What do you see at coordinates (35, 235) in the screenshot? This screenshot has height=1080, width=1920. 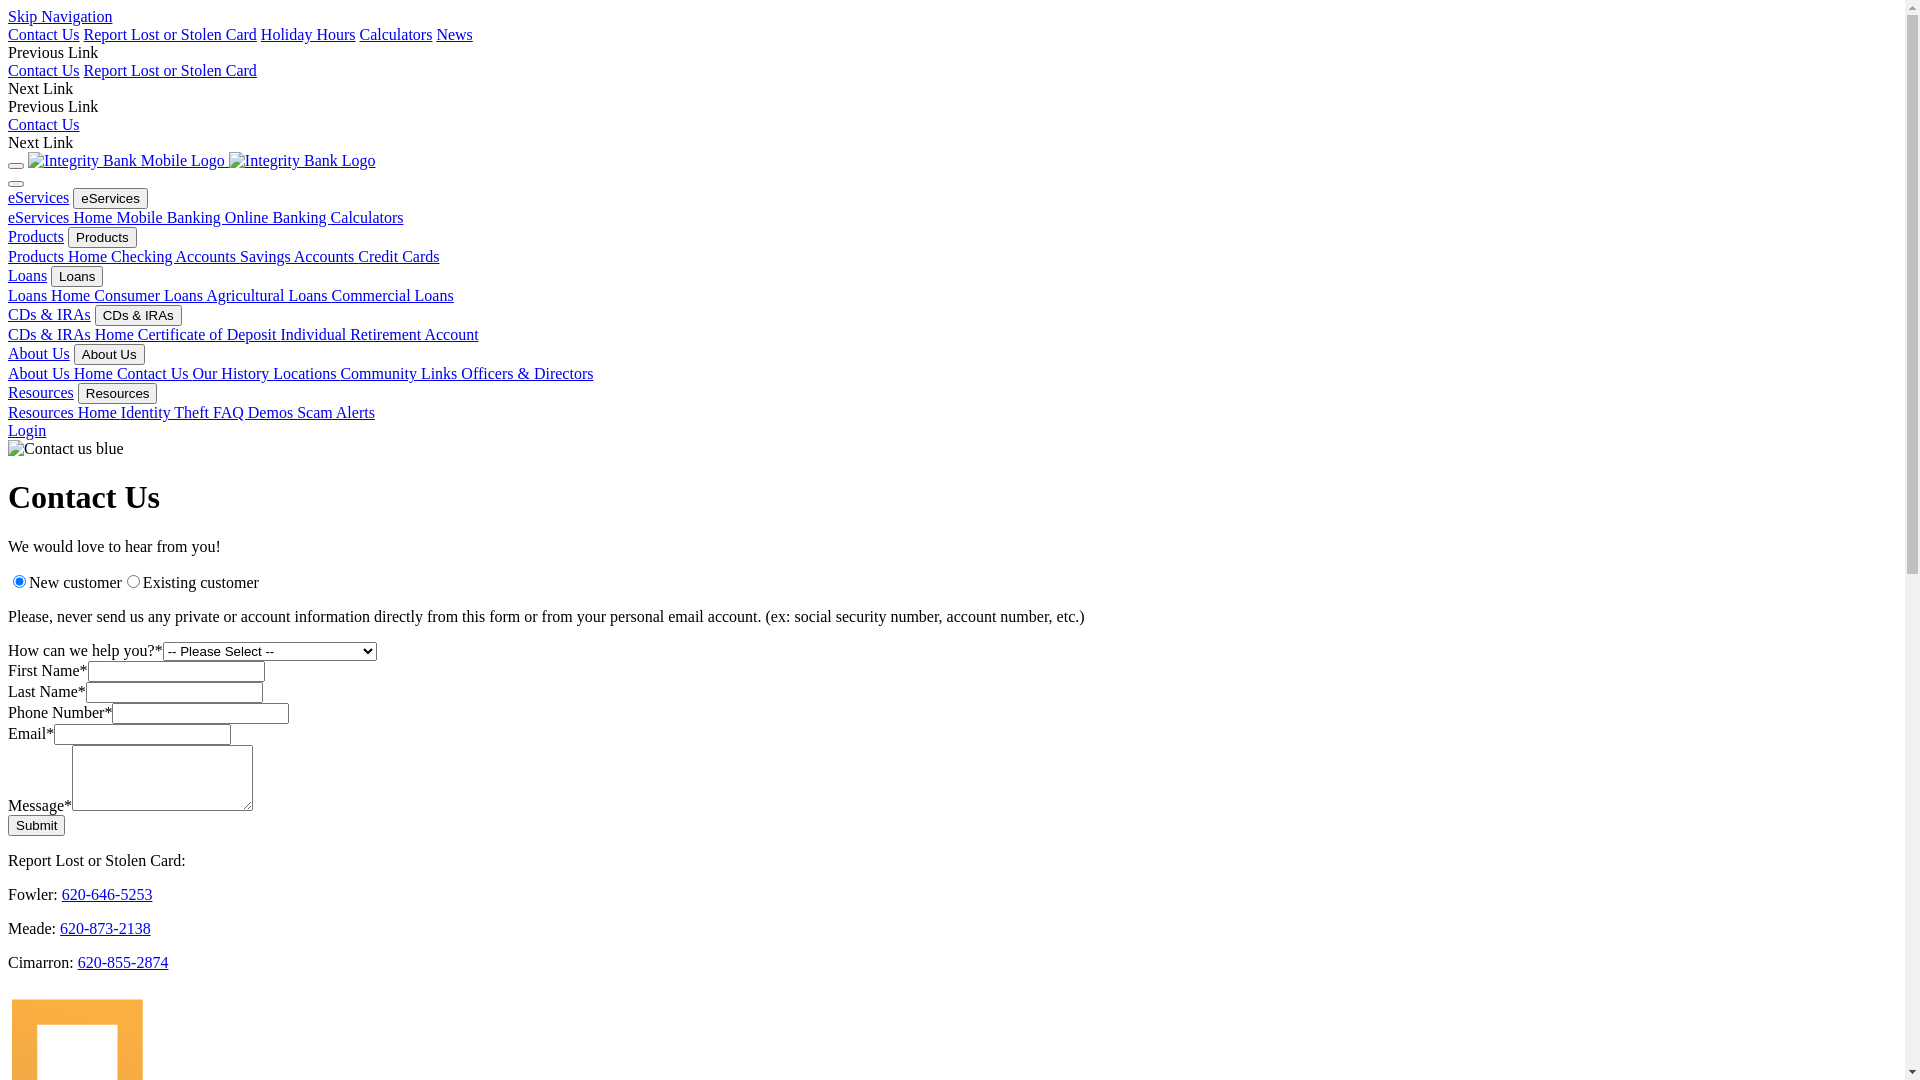 I see `'Products'` at bounding box center [35, 235].